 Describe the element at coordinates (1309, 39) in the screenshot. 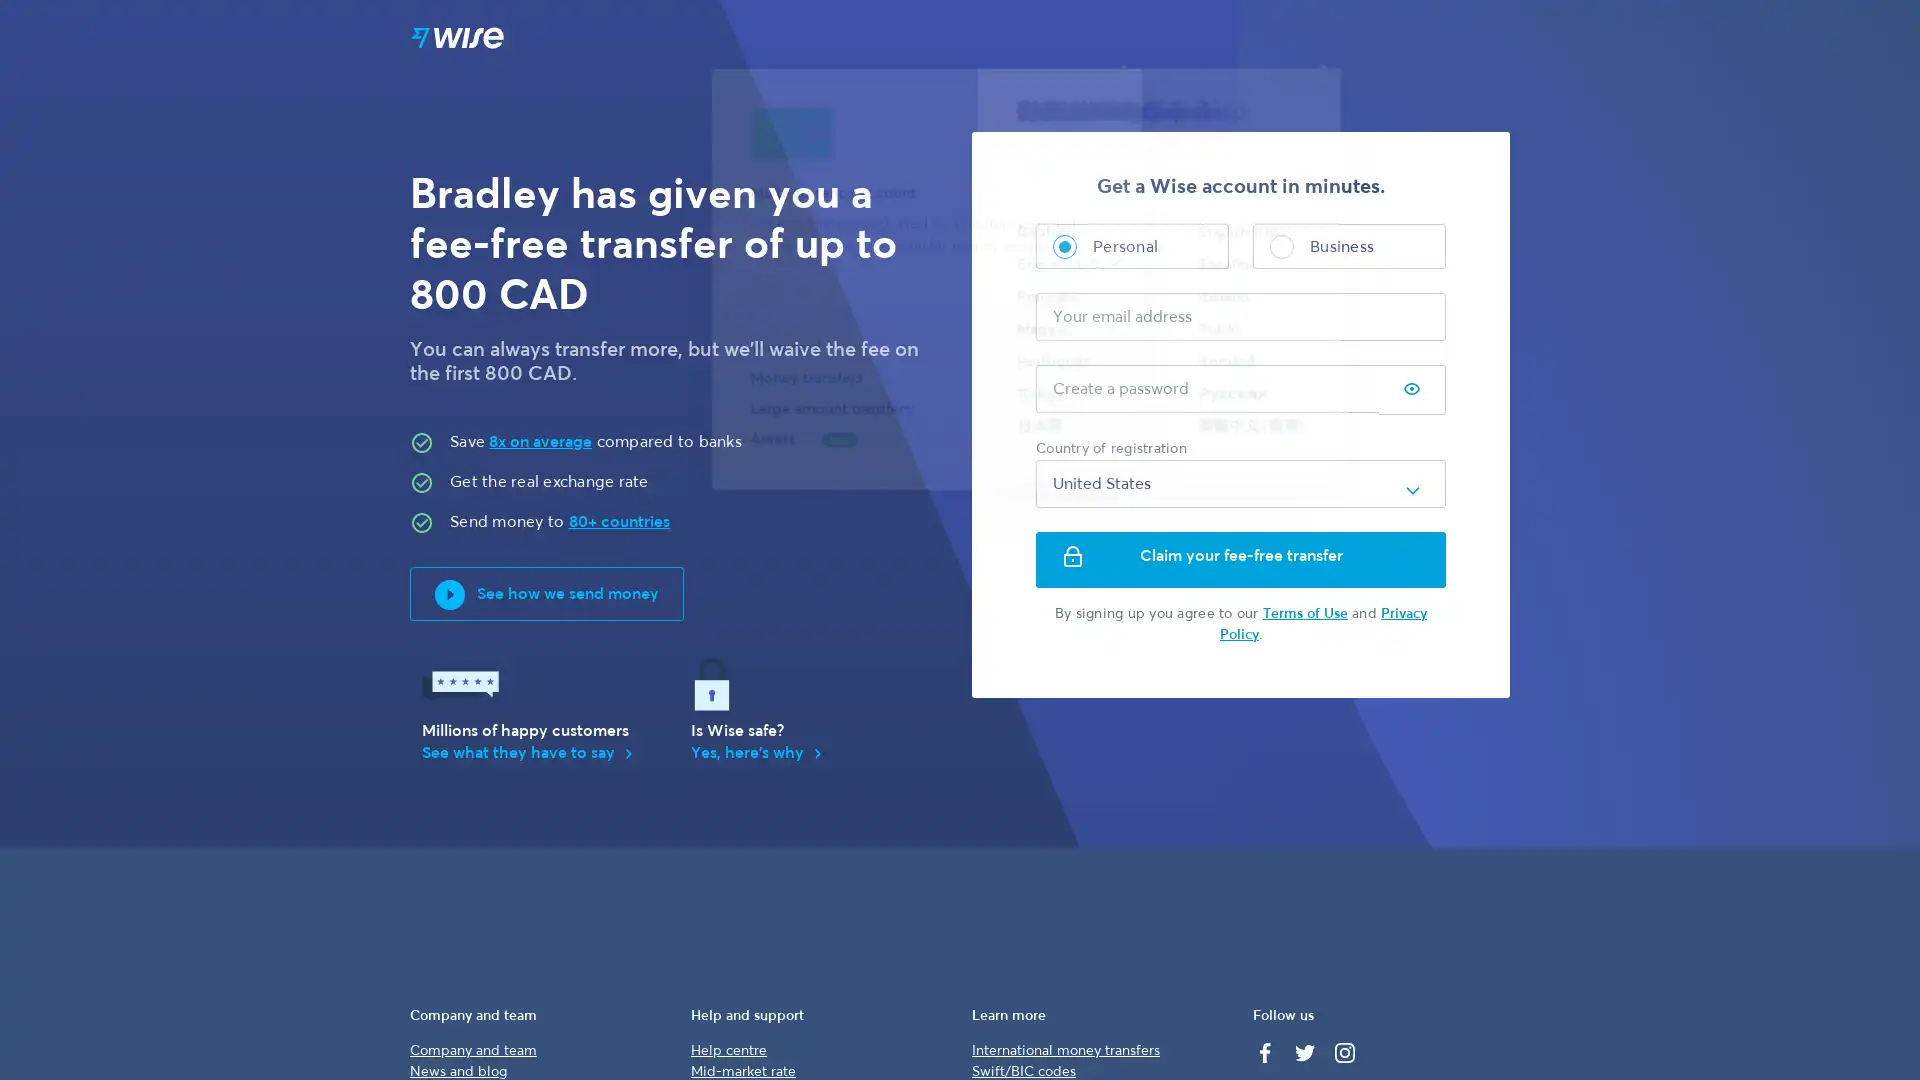

I see `EN` at that location.